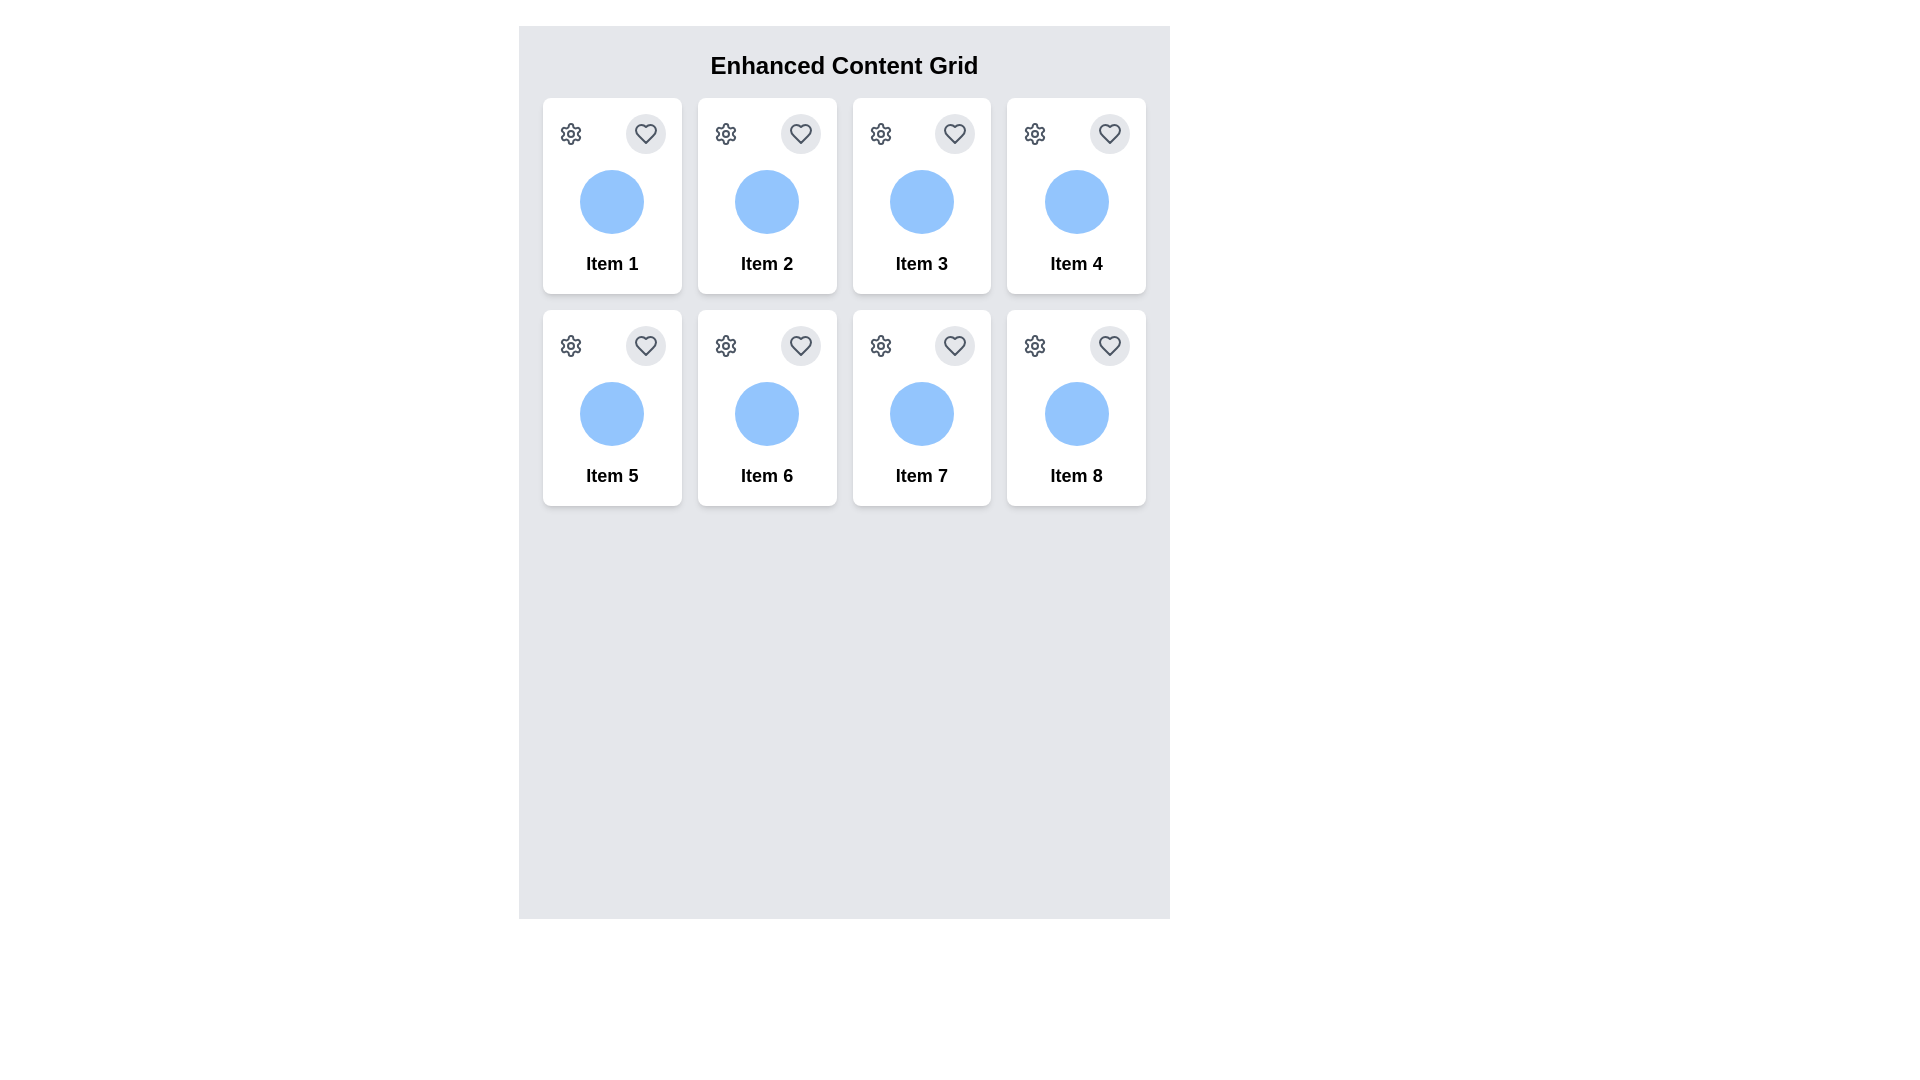 This screenshot has width=1920, height=1080. I want to click on the gear icon, which is a gray outlined cogwheel located at the top-left corner of the card, so click(880, 345).